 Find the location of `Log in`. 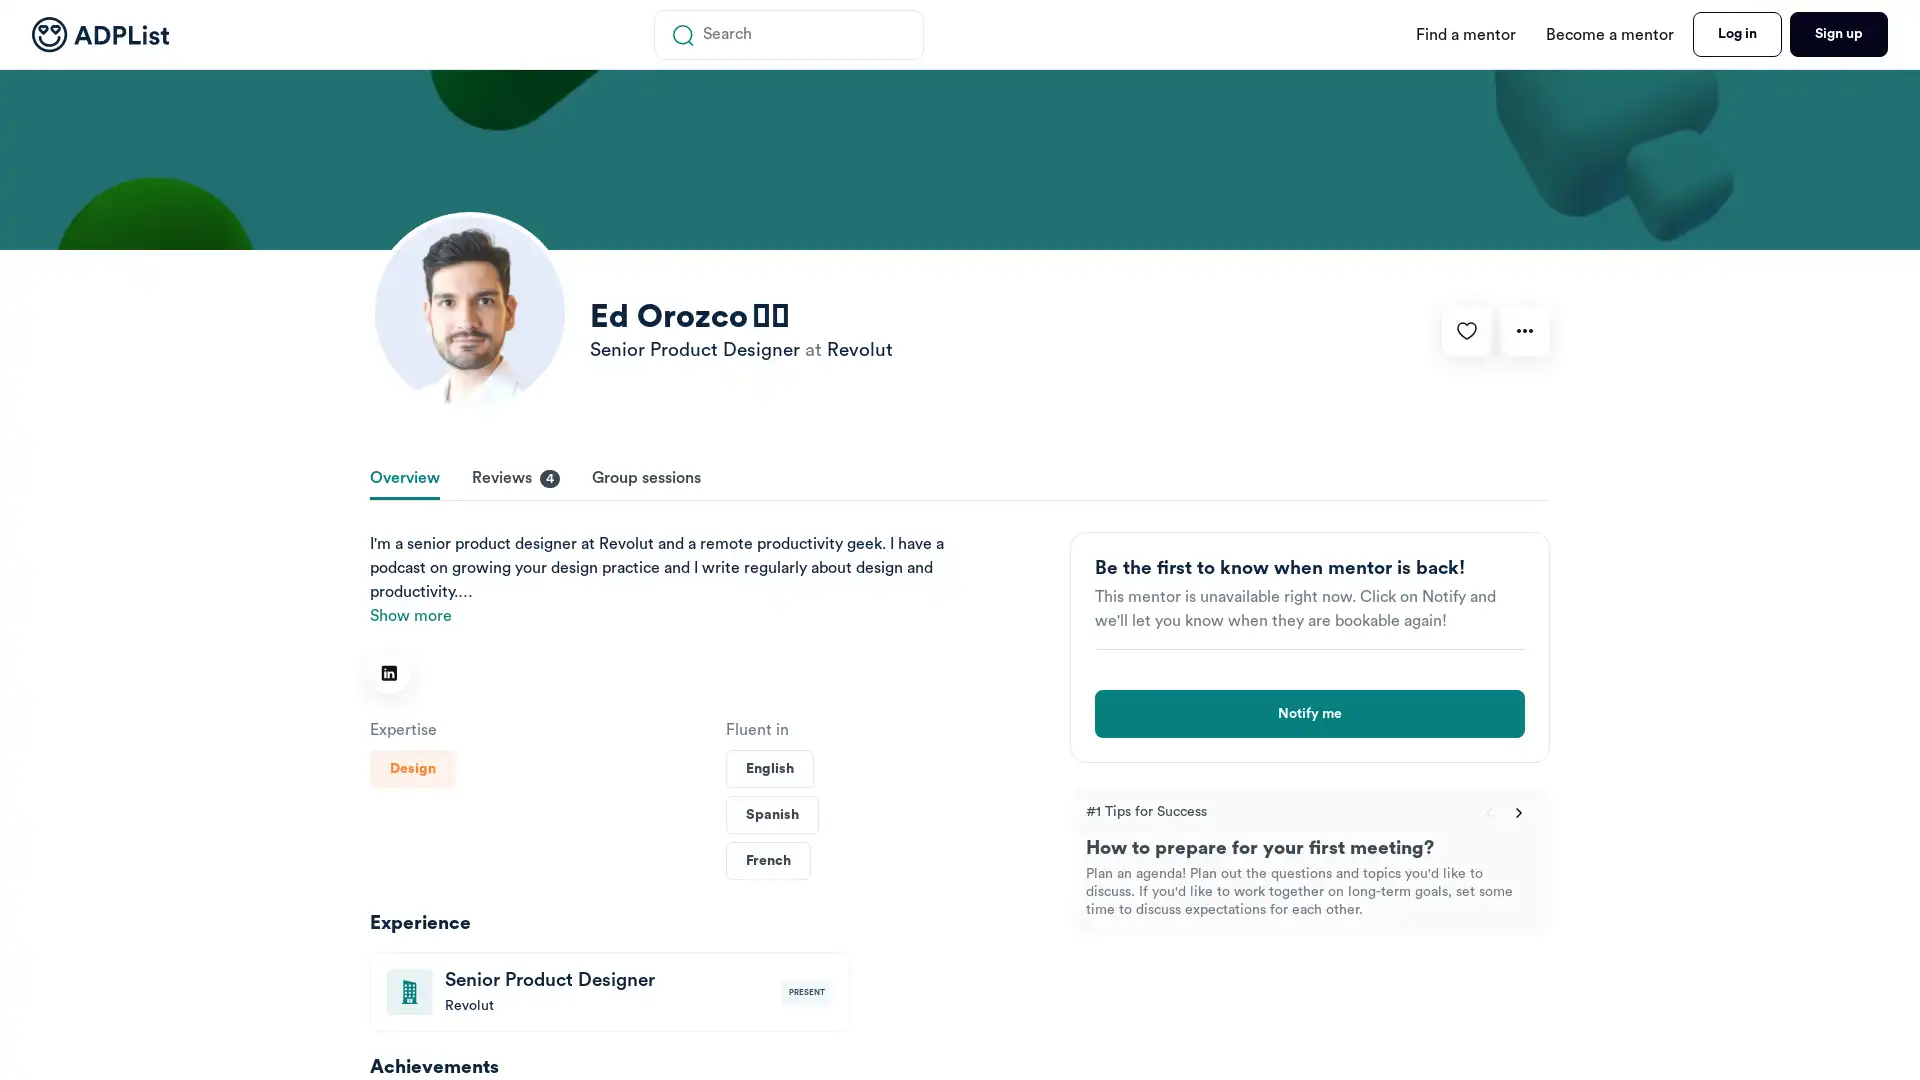

Log in is located at coordinates (1736, 34).